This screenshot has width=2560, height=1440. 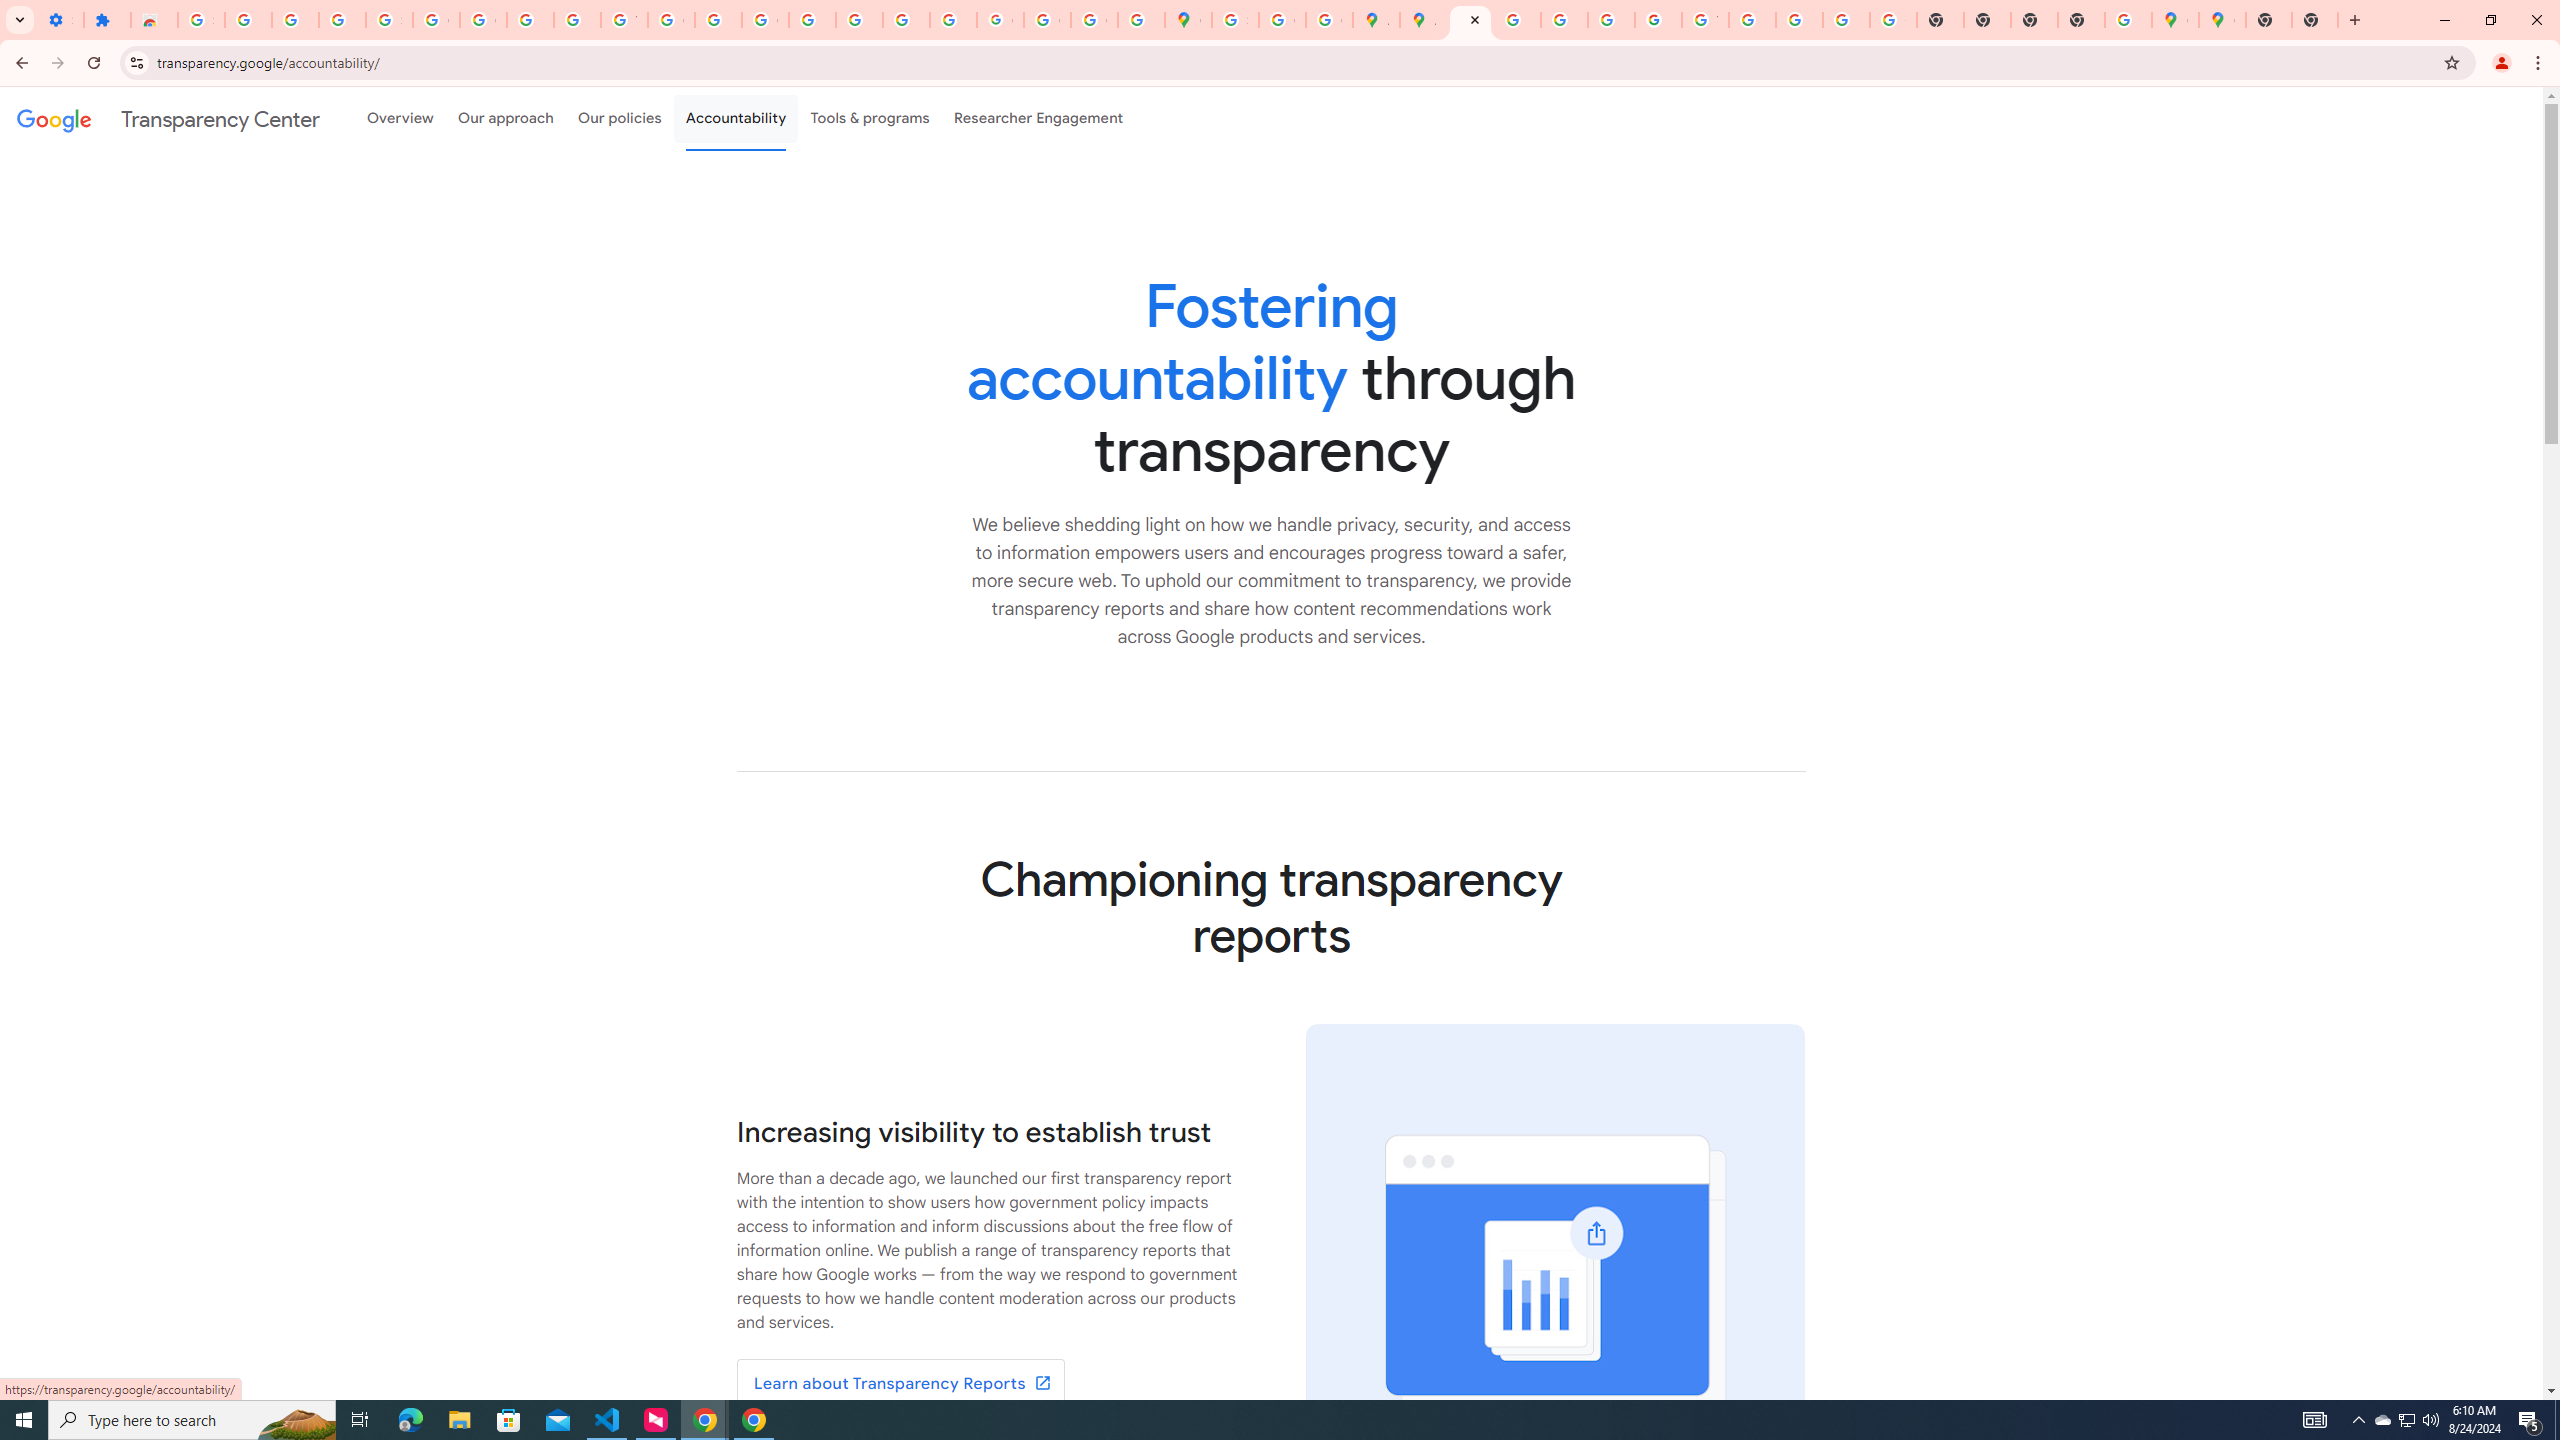 I want to click on 'Google Account Help', so click(x=436, y=19).